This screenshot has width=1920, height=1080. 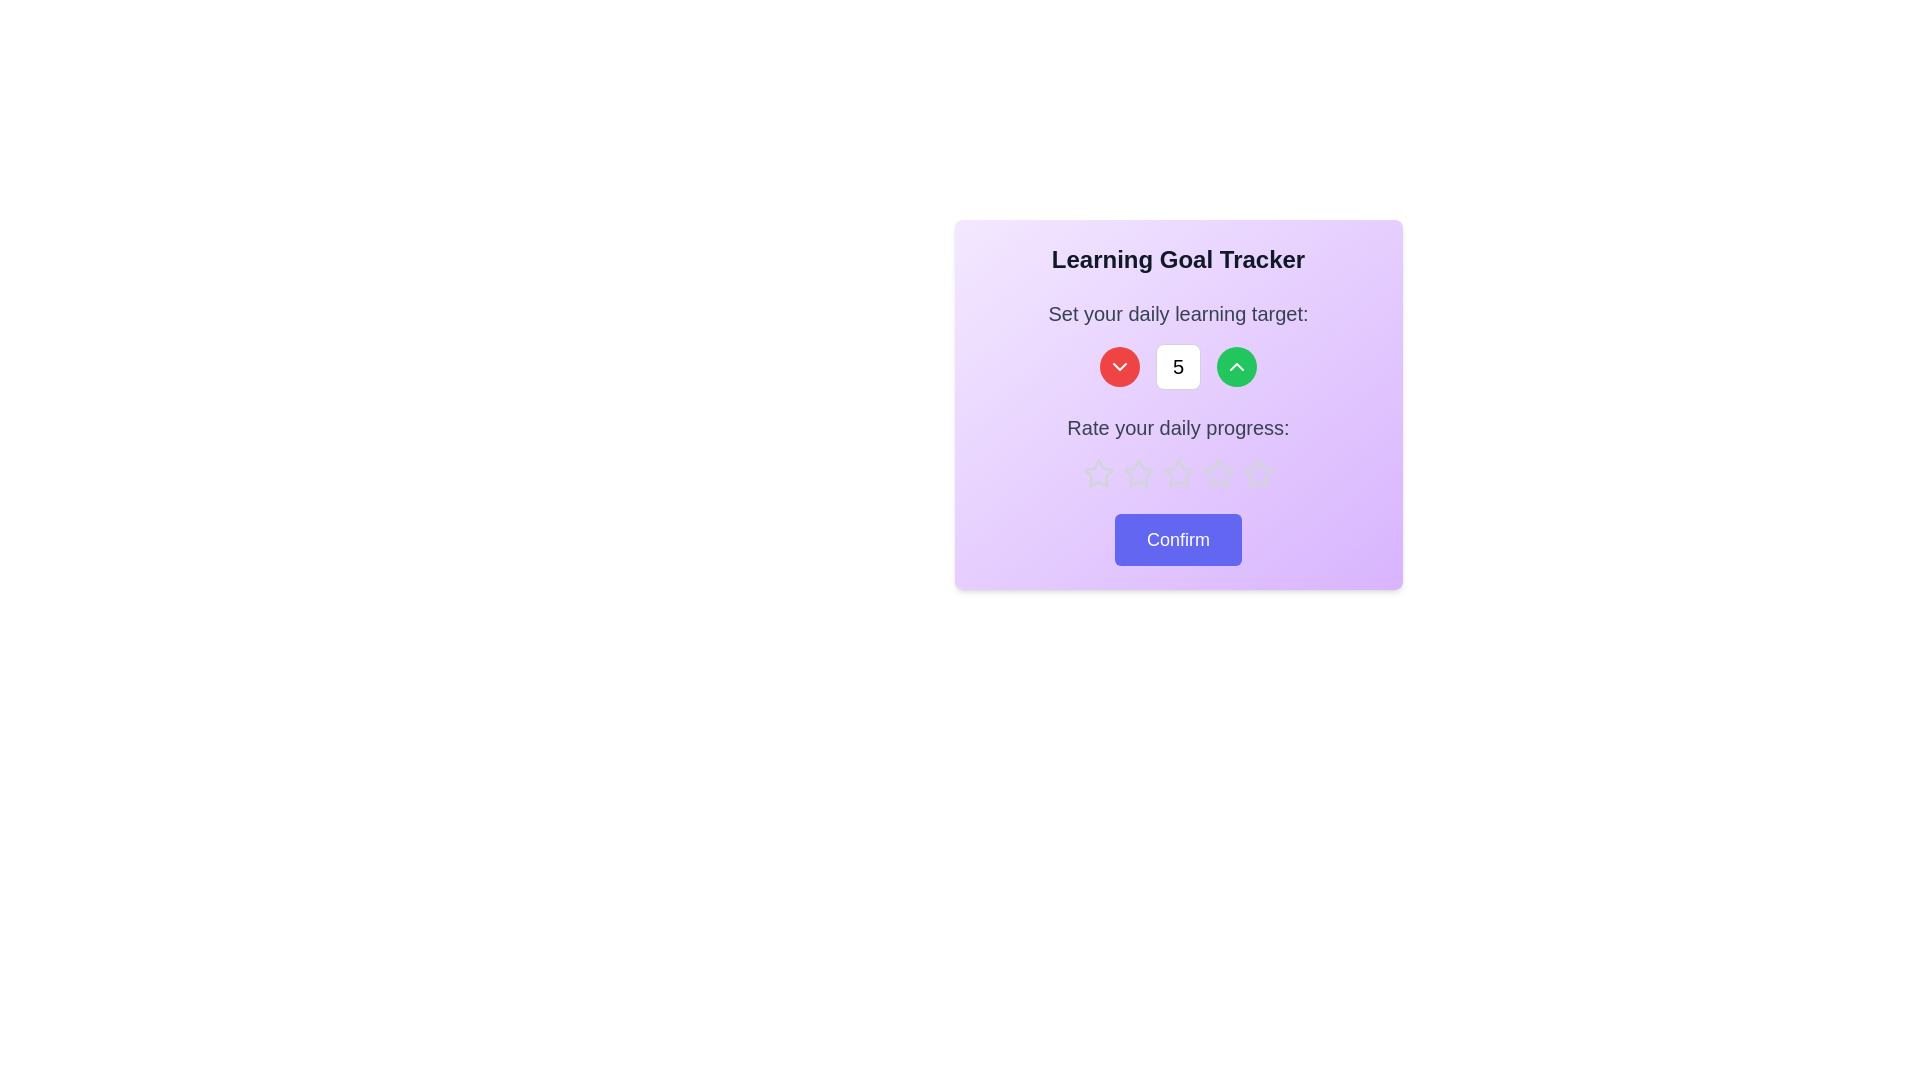 I want to click on the 'Confirm' button located at the bottom-center of the 'Learning Goal Tracker' card UI component, so click(x=1178, y=540).